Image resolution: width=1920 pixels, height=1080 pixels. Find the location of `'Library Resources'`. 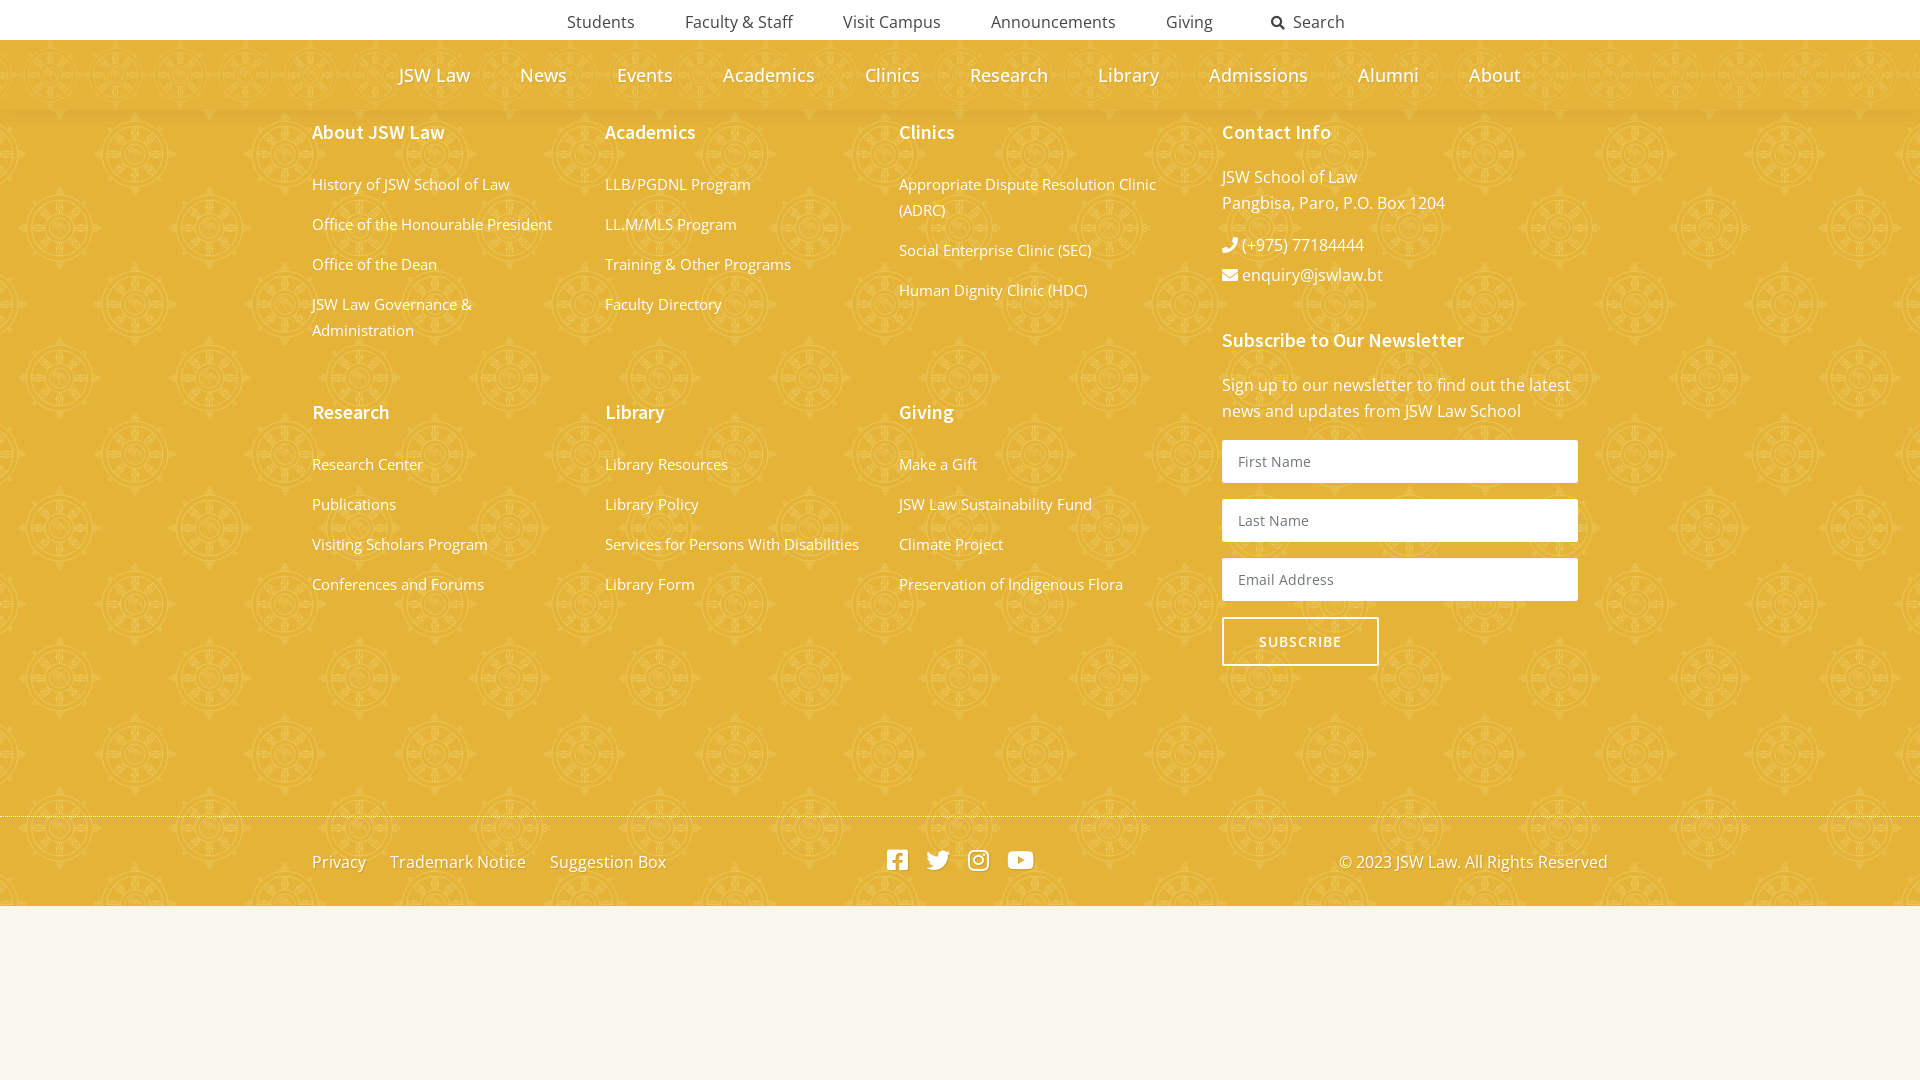

'Library Resources' is located at coordinates (603, 463).